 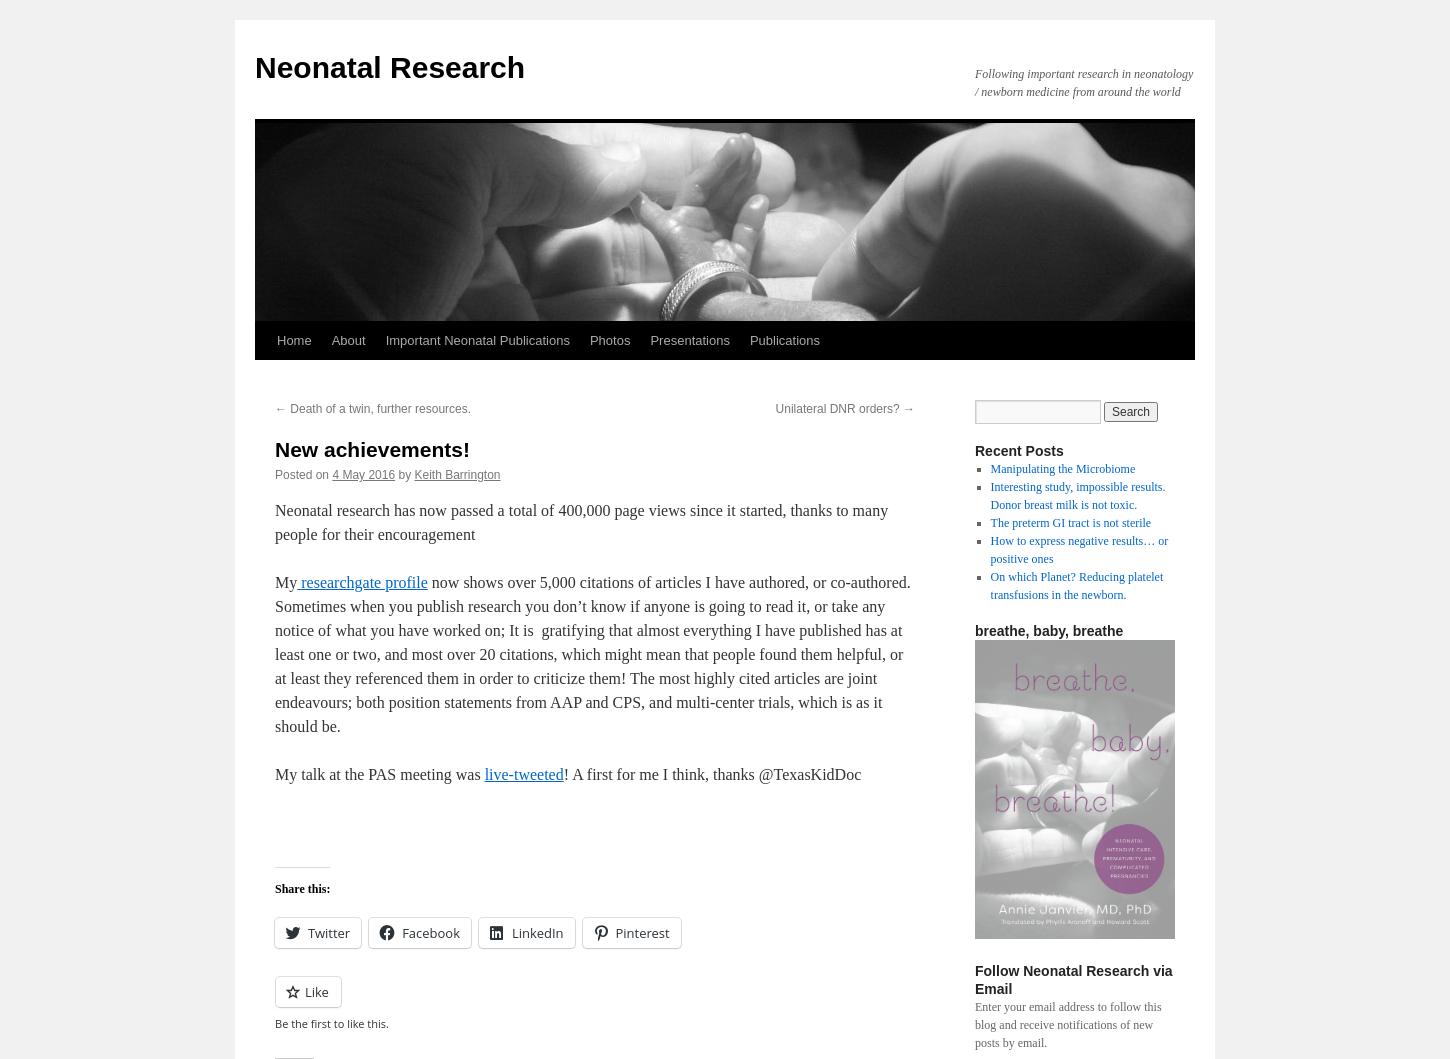 I want to click on 'Pinterest', so click(x=613, y=932).